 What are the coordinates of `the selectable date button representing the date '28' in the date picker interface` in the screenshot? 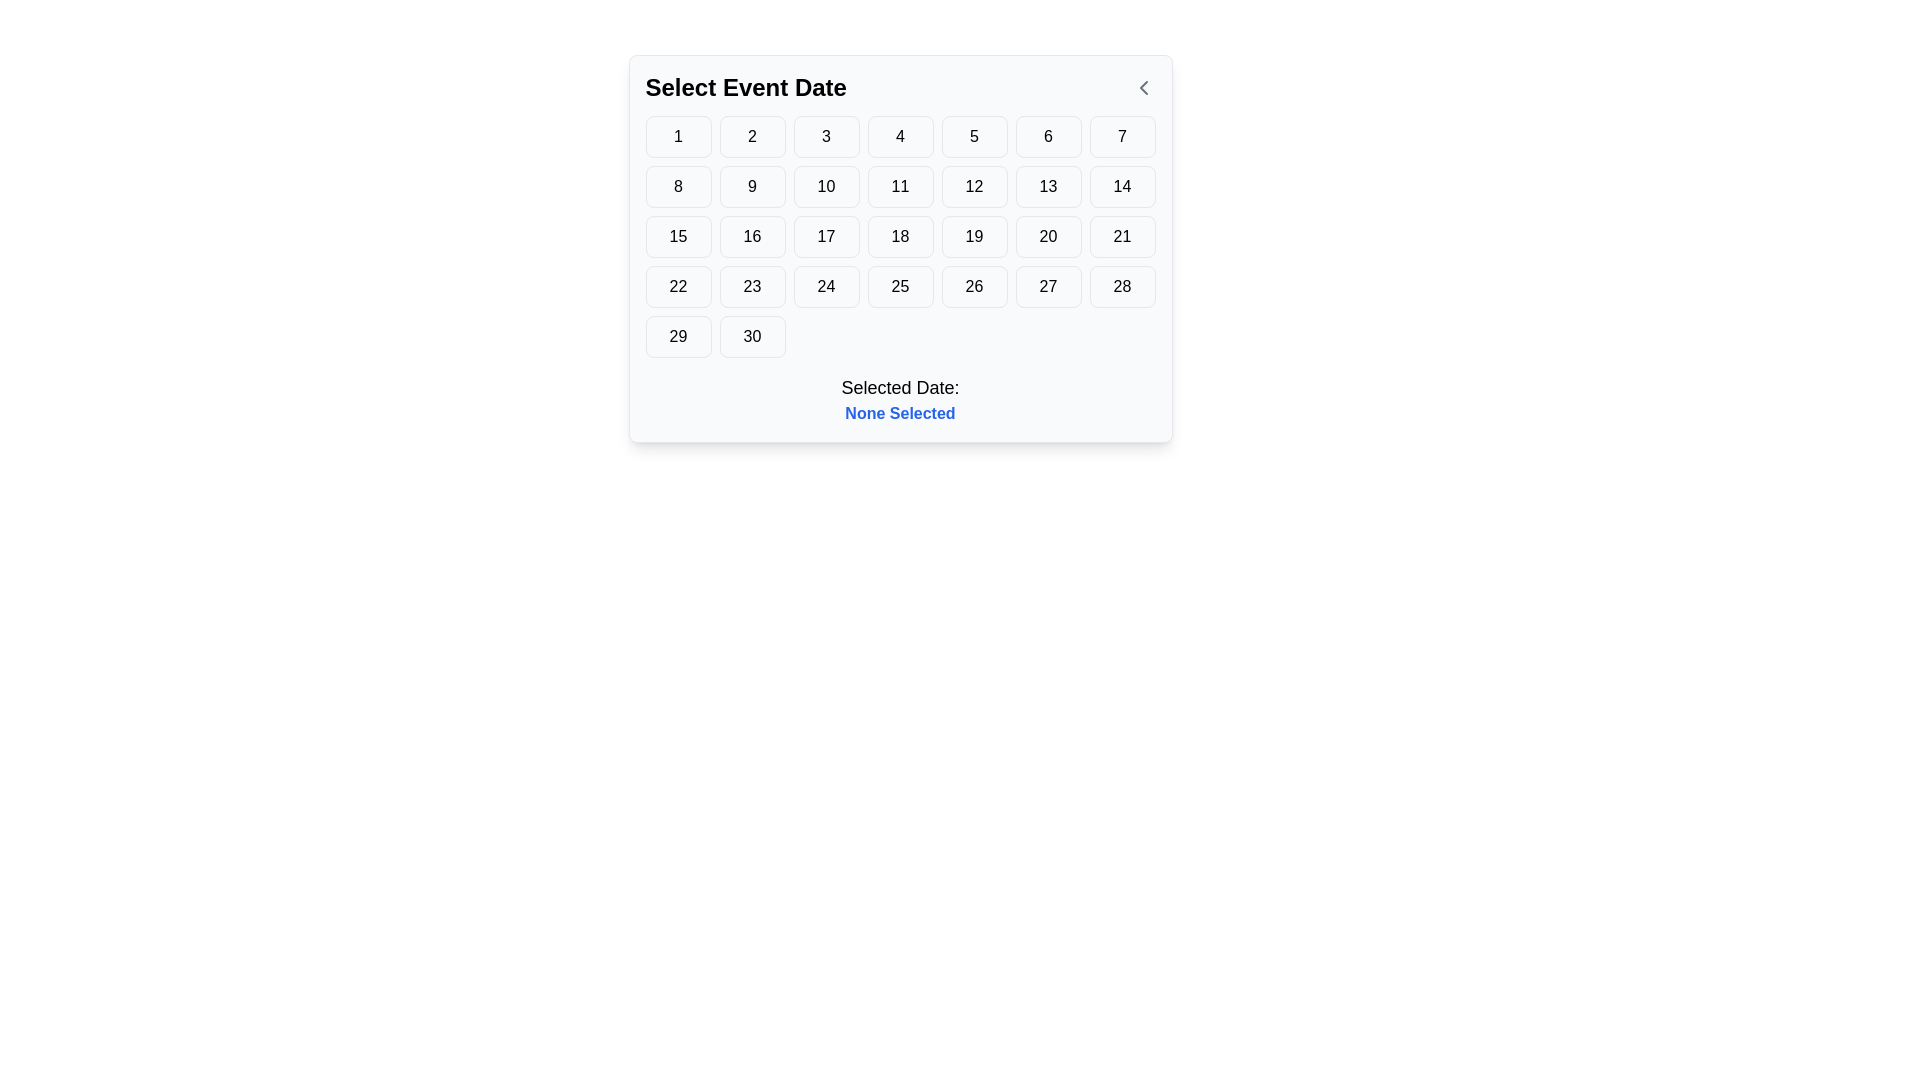 It's located at (1122, 286).